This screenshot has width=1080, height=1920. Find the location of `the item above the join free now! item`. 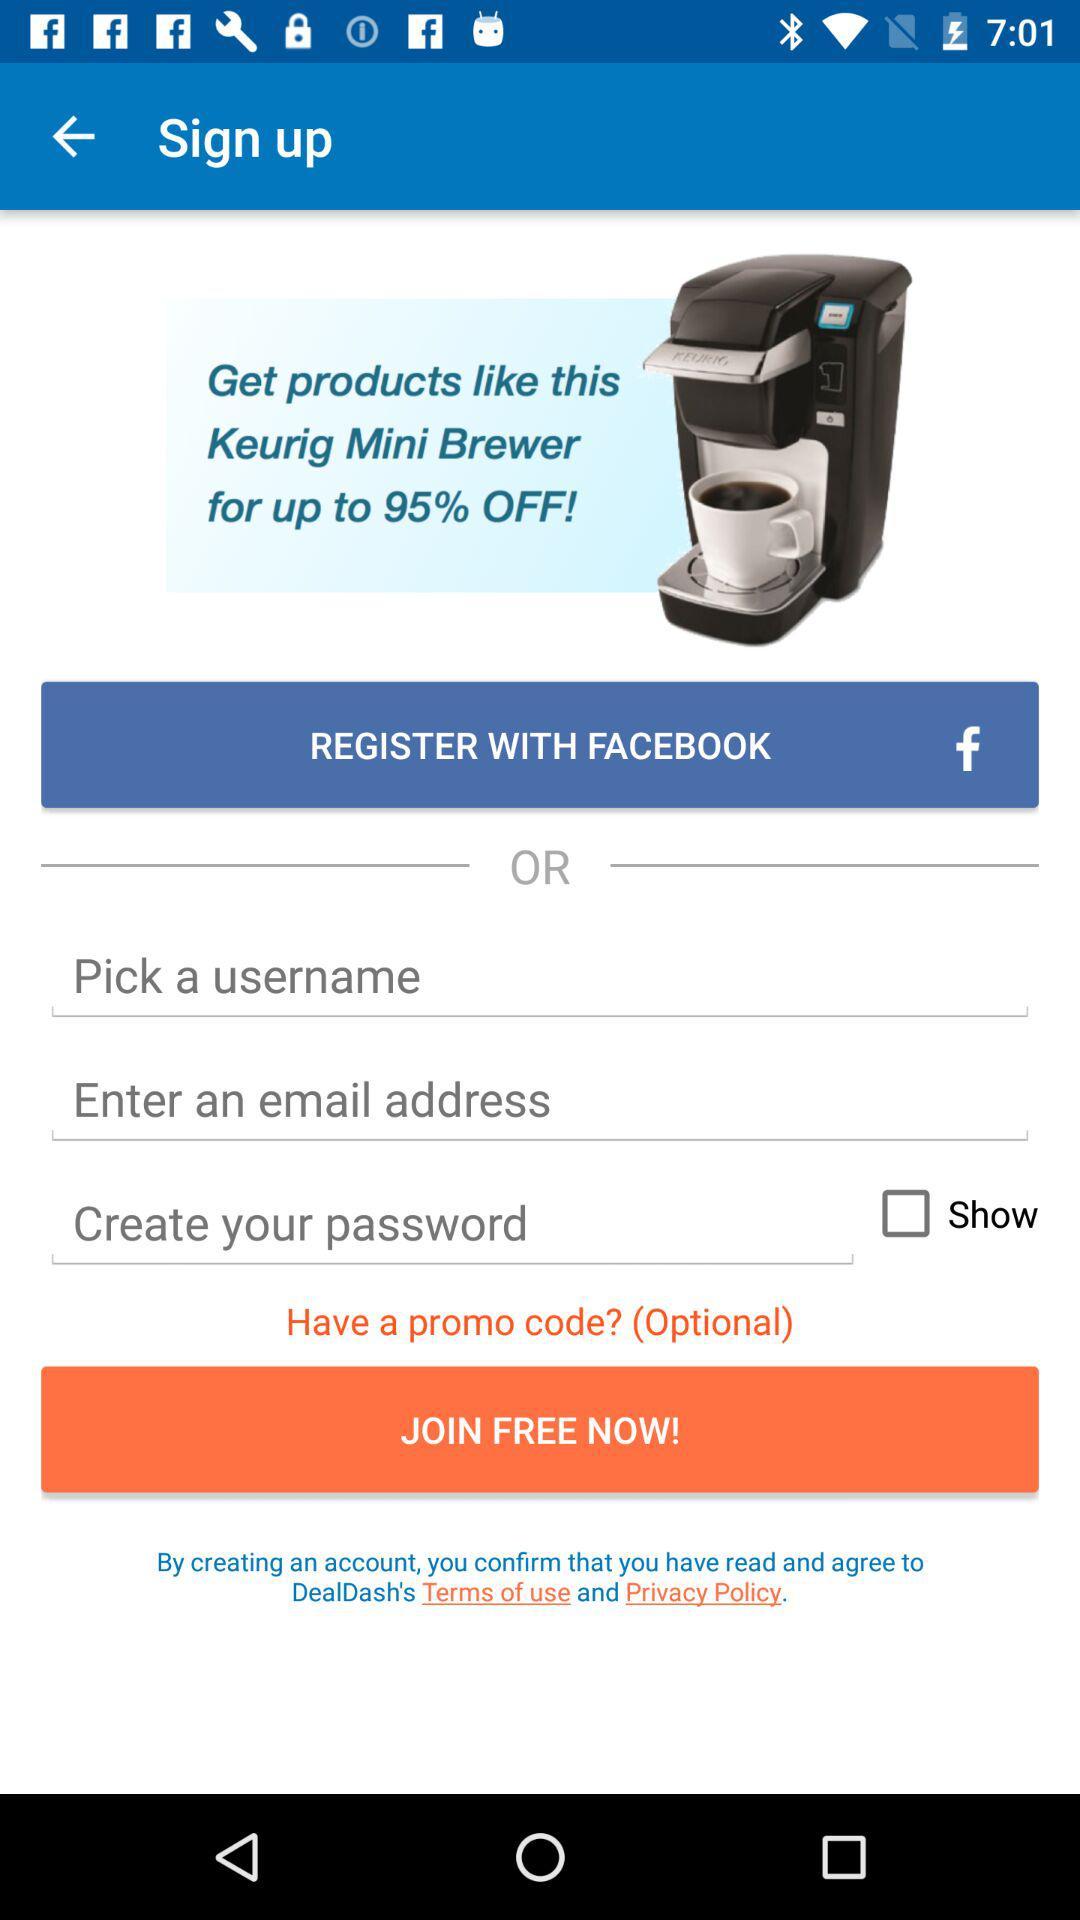

the item above the join free now! item is located at coordinates (540, 1320).